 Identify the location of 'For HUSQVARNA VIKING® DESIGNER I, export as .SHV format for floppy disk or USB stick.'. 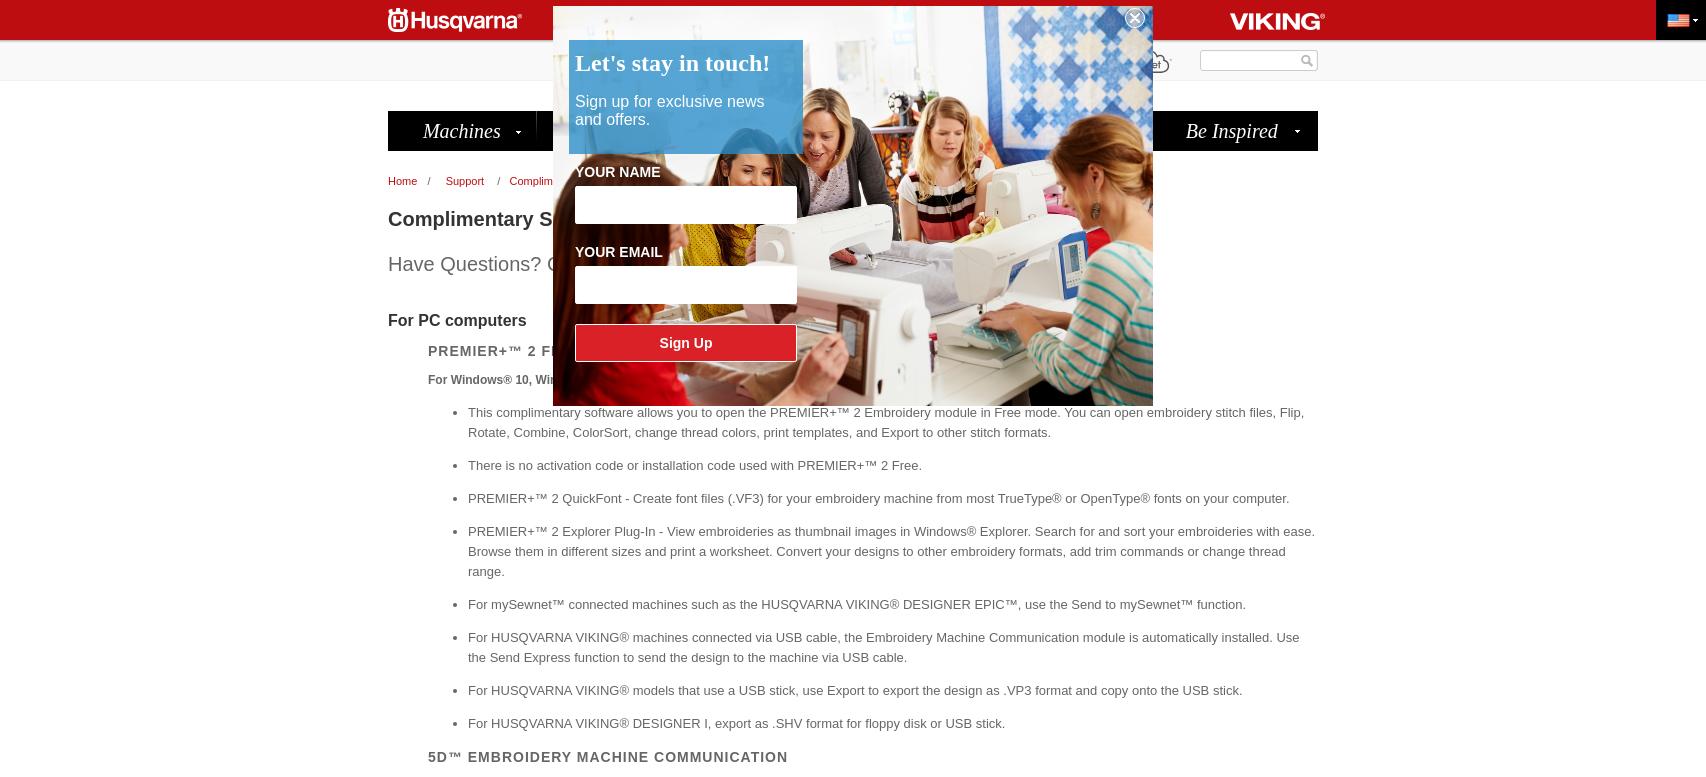
(466, 722).